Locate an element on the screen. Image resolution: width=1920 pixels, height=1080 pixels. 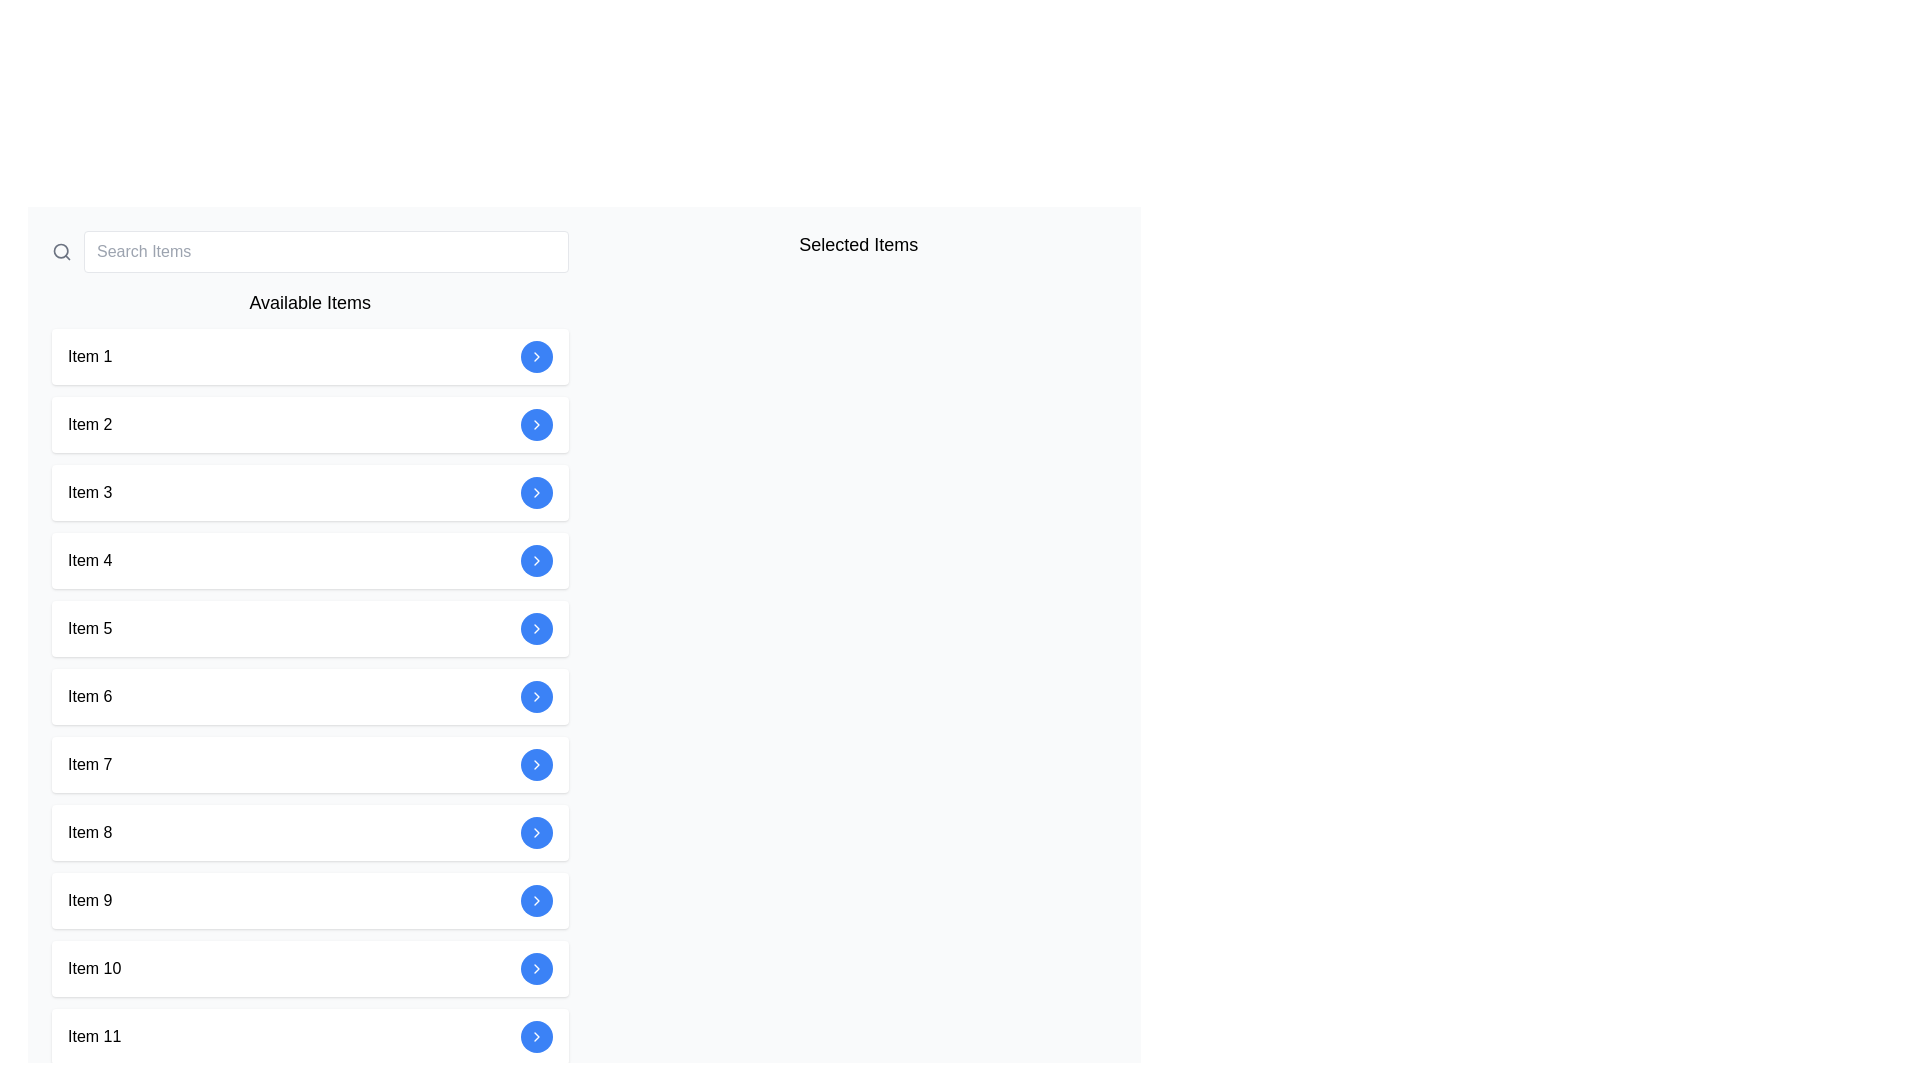
the circular button with an embedded chevron icon located at the far-right end of the row containing 'Item 1' is located at coordinates (536, 356).